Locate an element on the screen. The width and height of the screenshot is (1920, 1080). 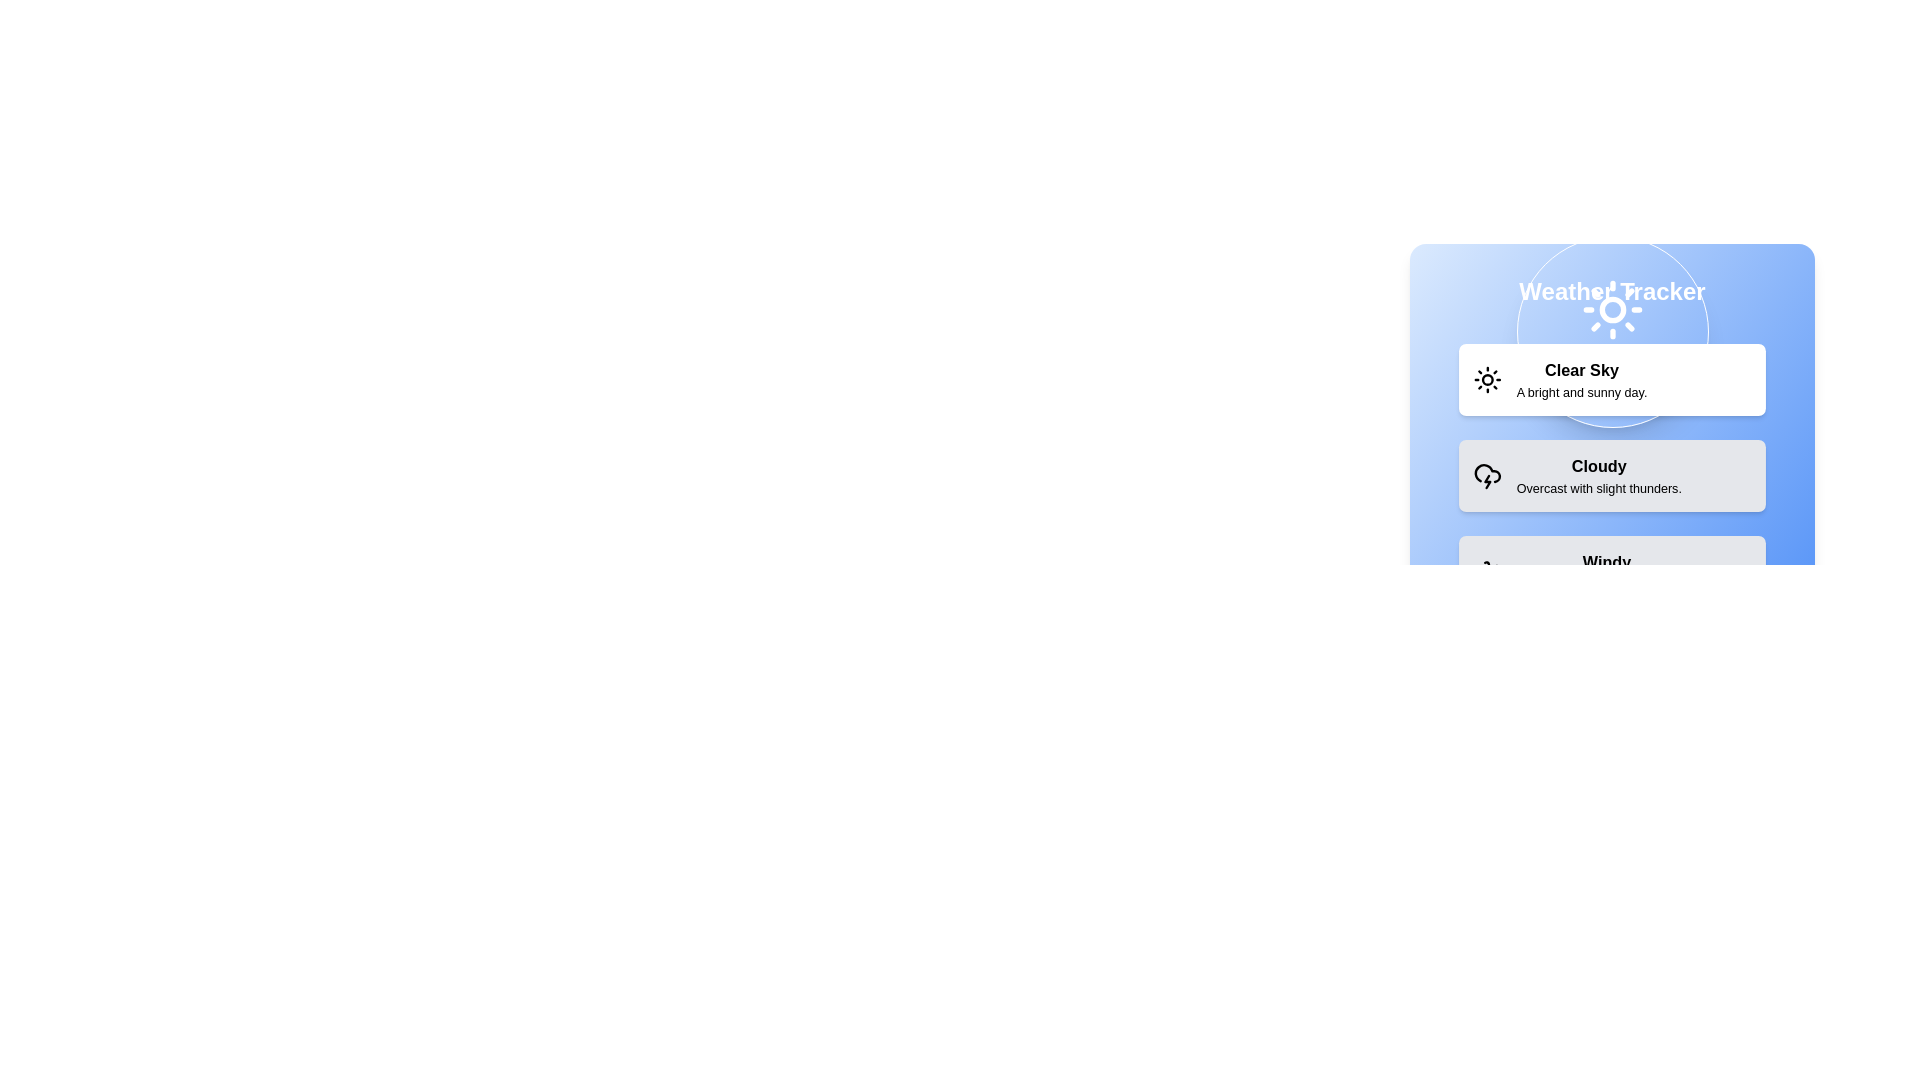
the weather condition text display that shows 'Clear Sky' and a description of 'A bright and sunny day', which is centrally located in a white rounded rectangle within a card-like layout is located at coordinates (1581, 380).